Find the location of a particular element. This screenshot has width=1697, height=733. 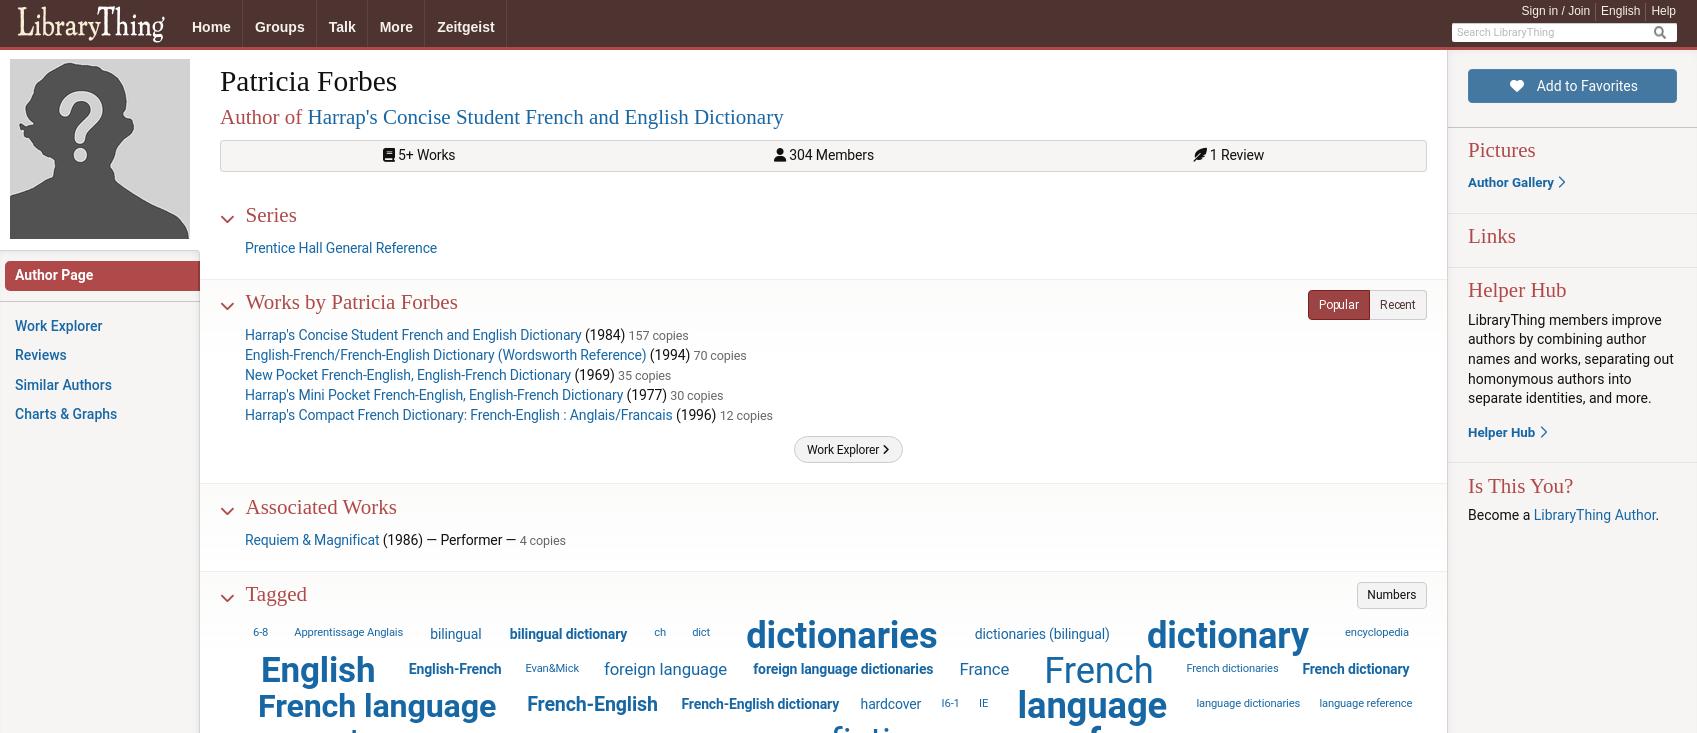

'Author Page' is located at coordinates (53, 275).